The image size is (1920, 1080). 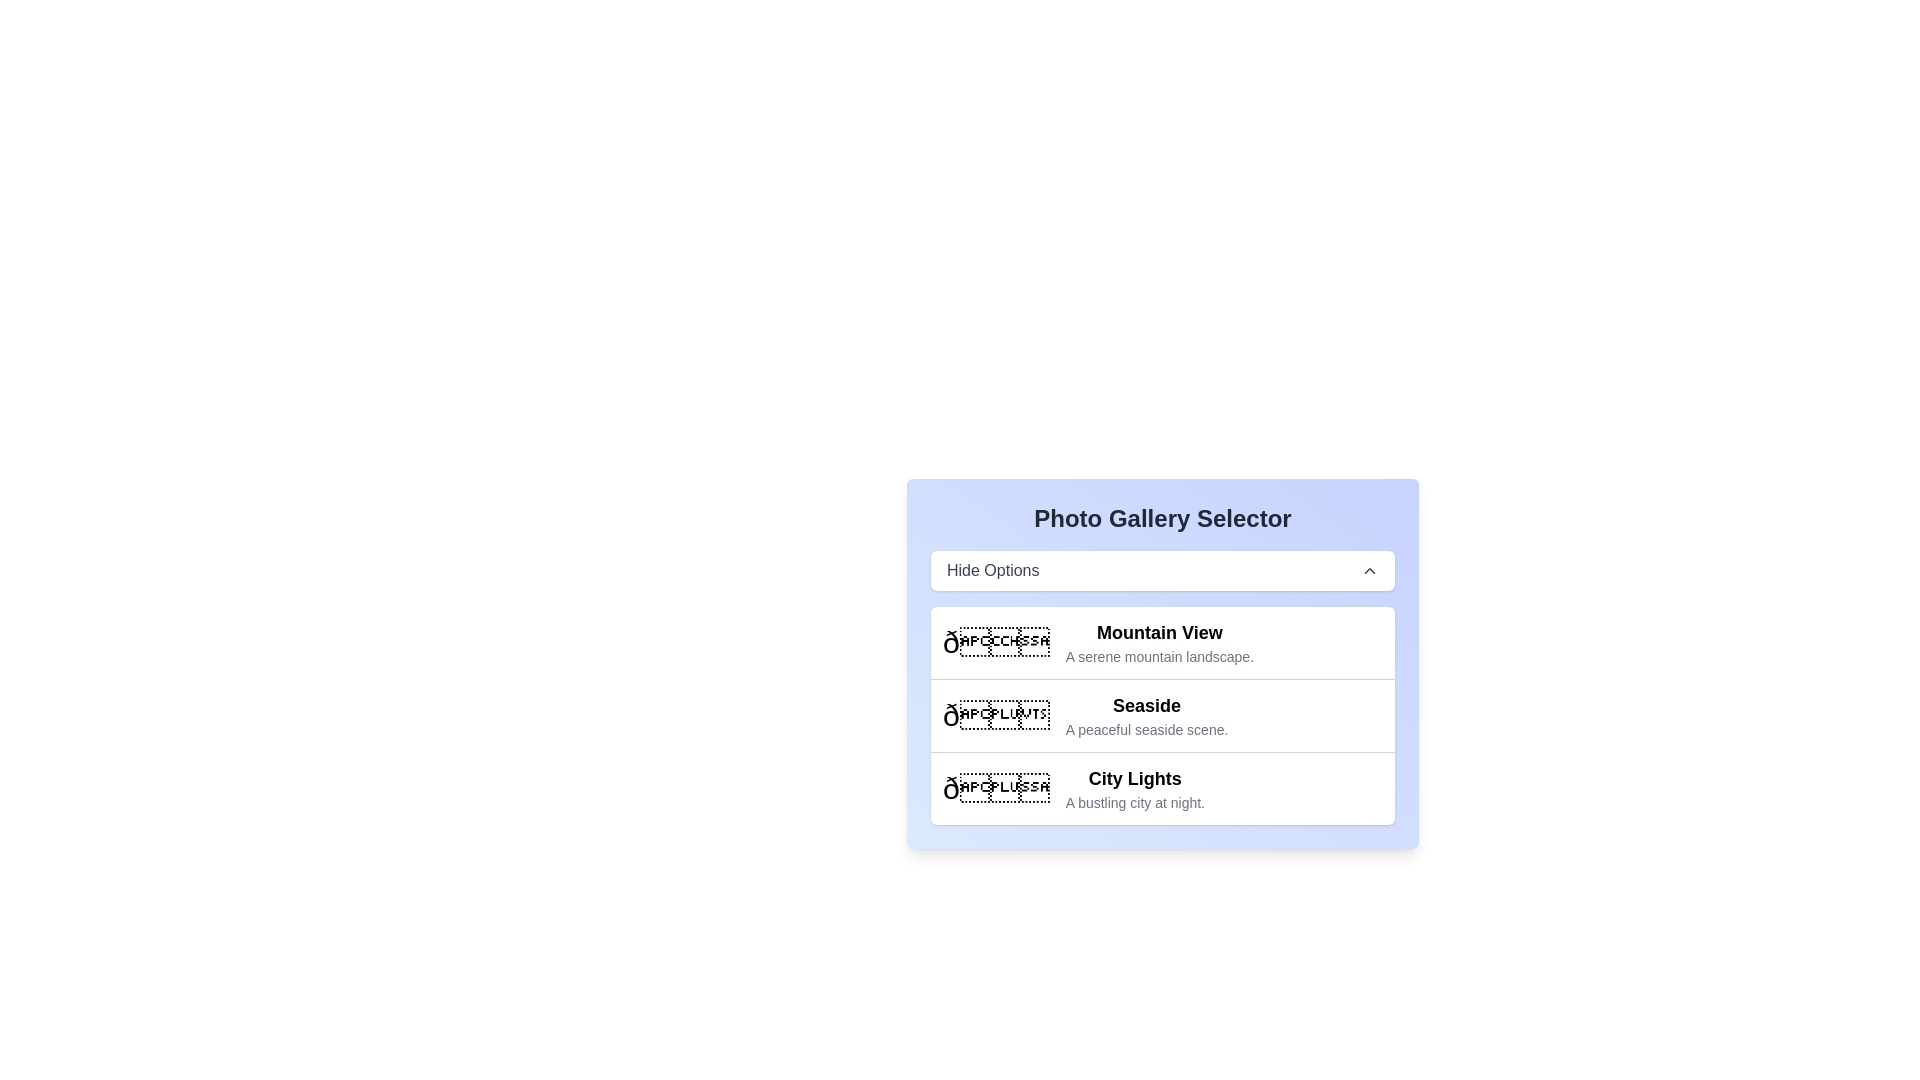 What do you see at coordinates (1135, 801) in the screenshot?
I see `text content of the small text label that says 'A bustling city at night.' located below 'City Lights' in the third entry of the vertical list in the 'Photo Gallery Selector' interface` at bounding box center [1135, 801].